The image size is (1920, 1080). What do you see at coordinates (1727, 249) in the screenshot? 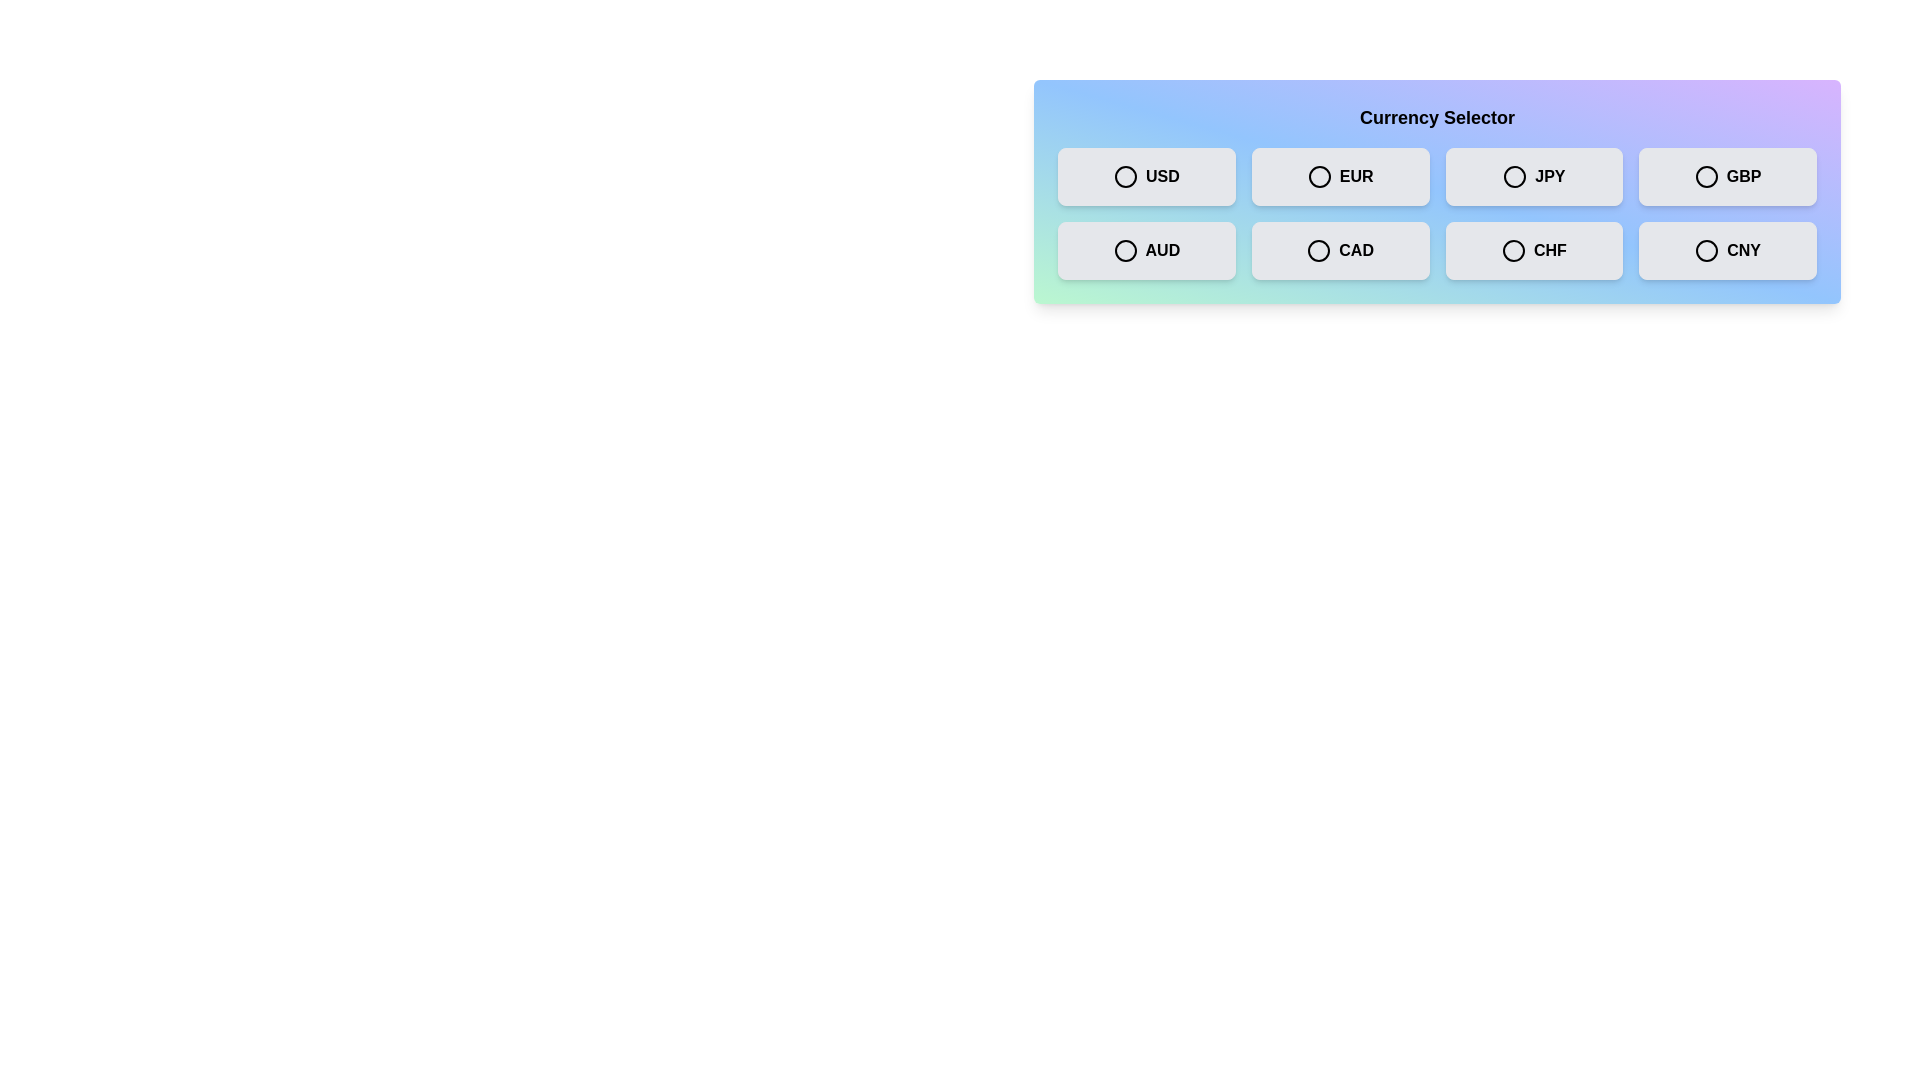
I see `the currency box labeled CNY to observe the hover effect` at bounding box center [1727, 249].